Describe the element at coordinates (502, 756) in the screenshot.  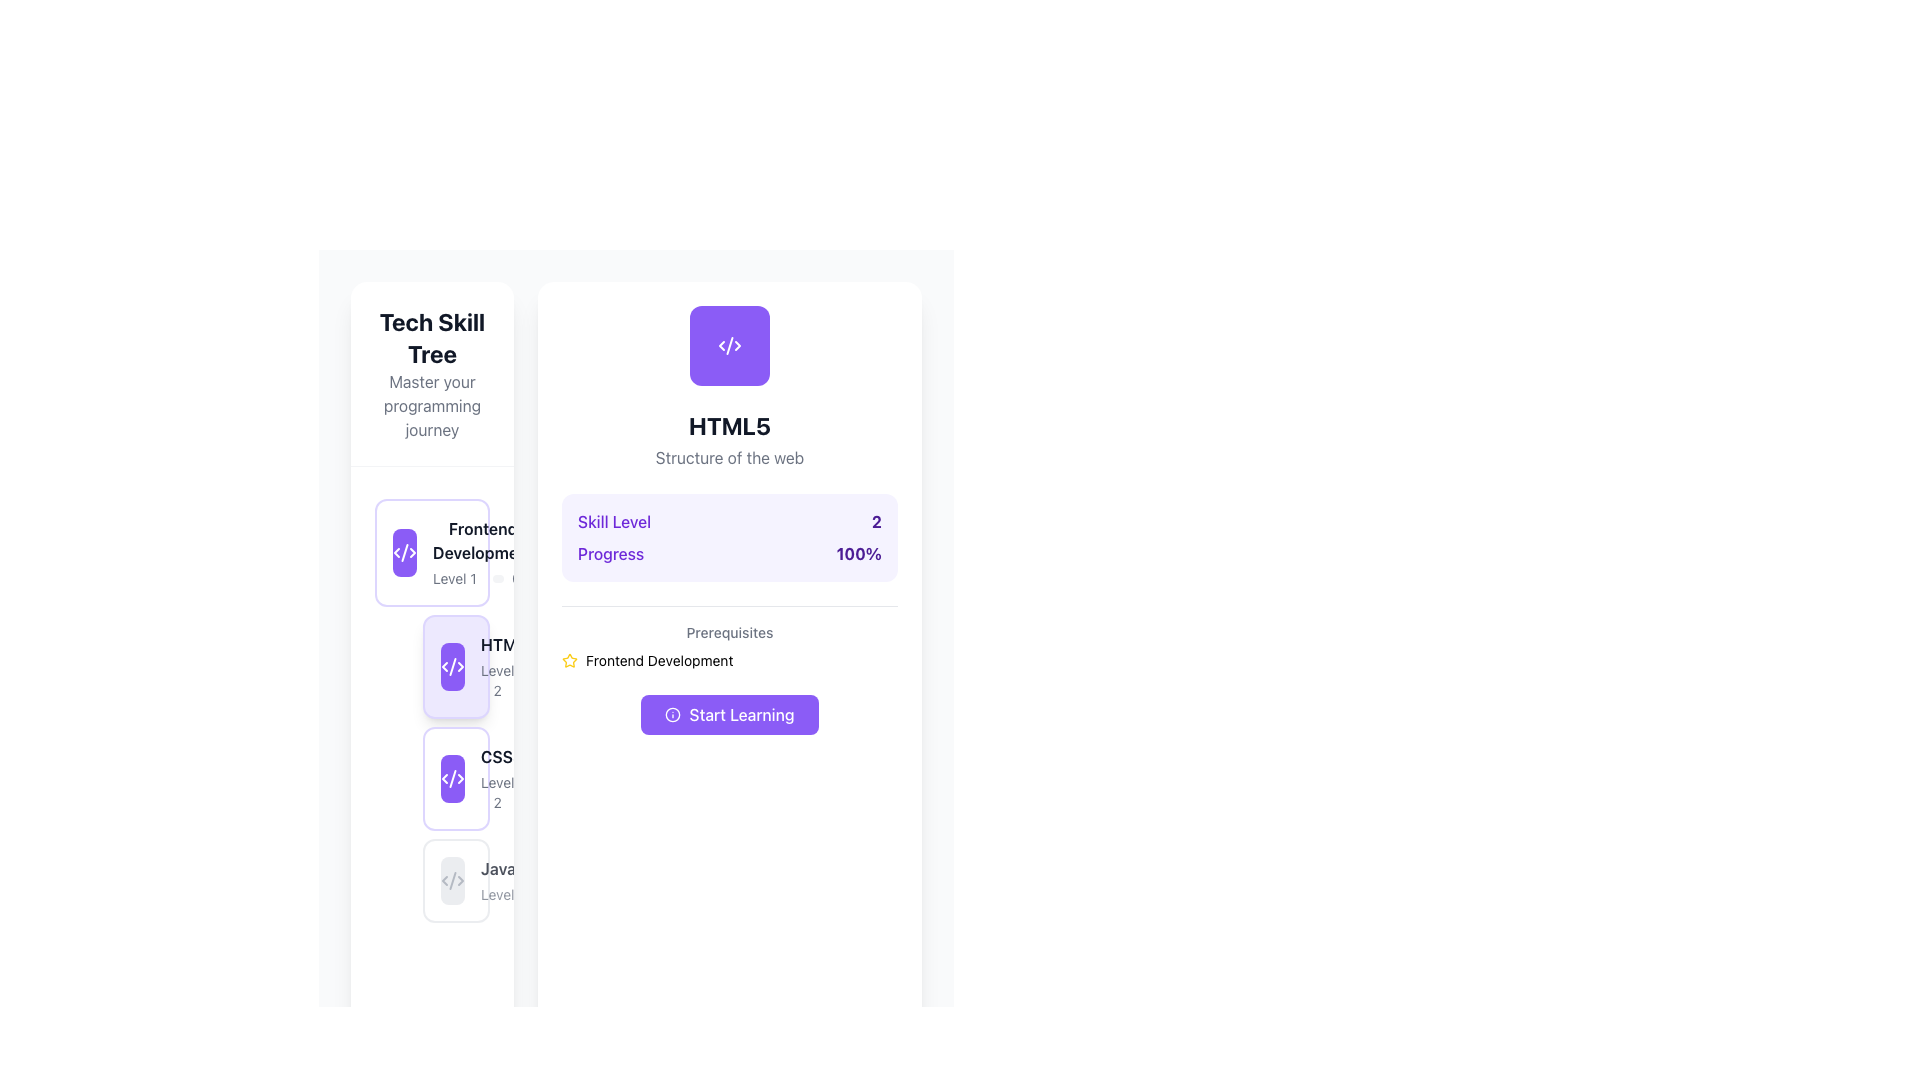
I see `text content of the 'CSS3' label, which is styled in bold dark gray and is the third item in the vertical Tech Skill Tree sidebar` at that location.